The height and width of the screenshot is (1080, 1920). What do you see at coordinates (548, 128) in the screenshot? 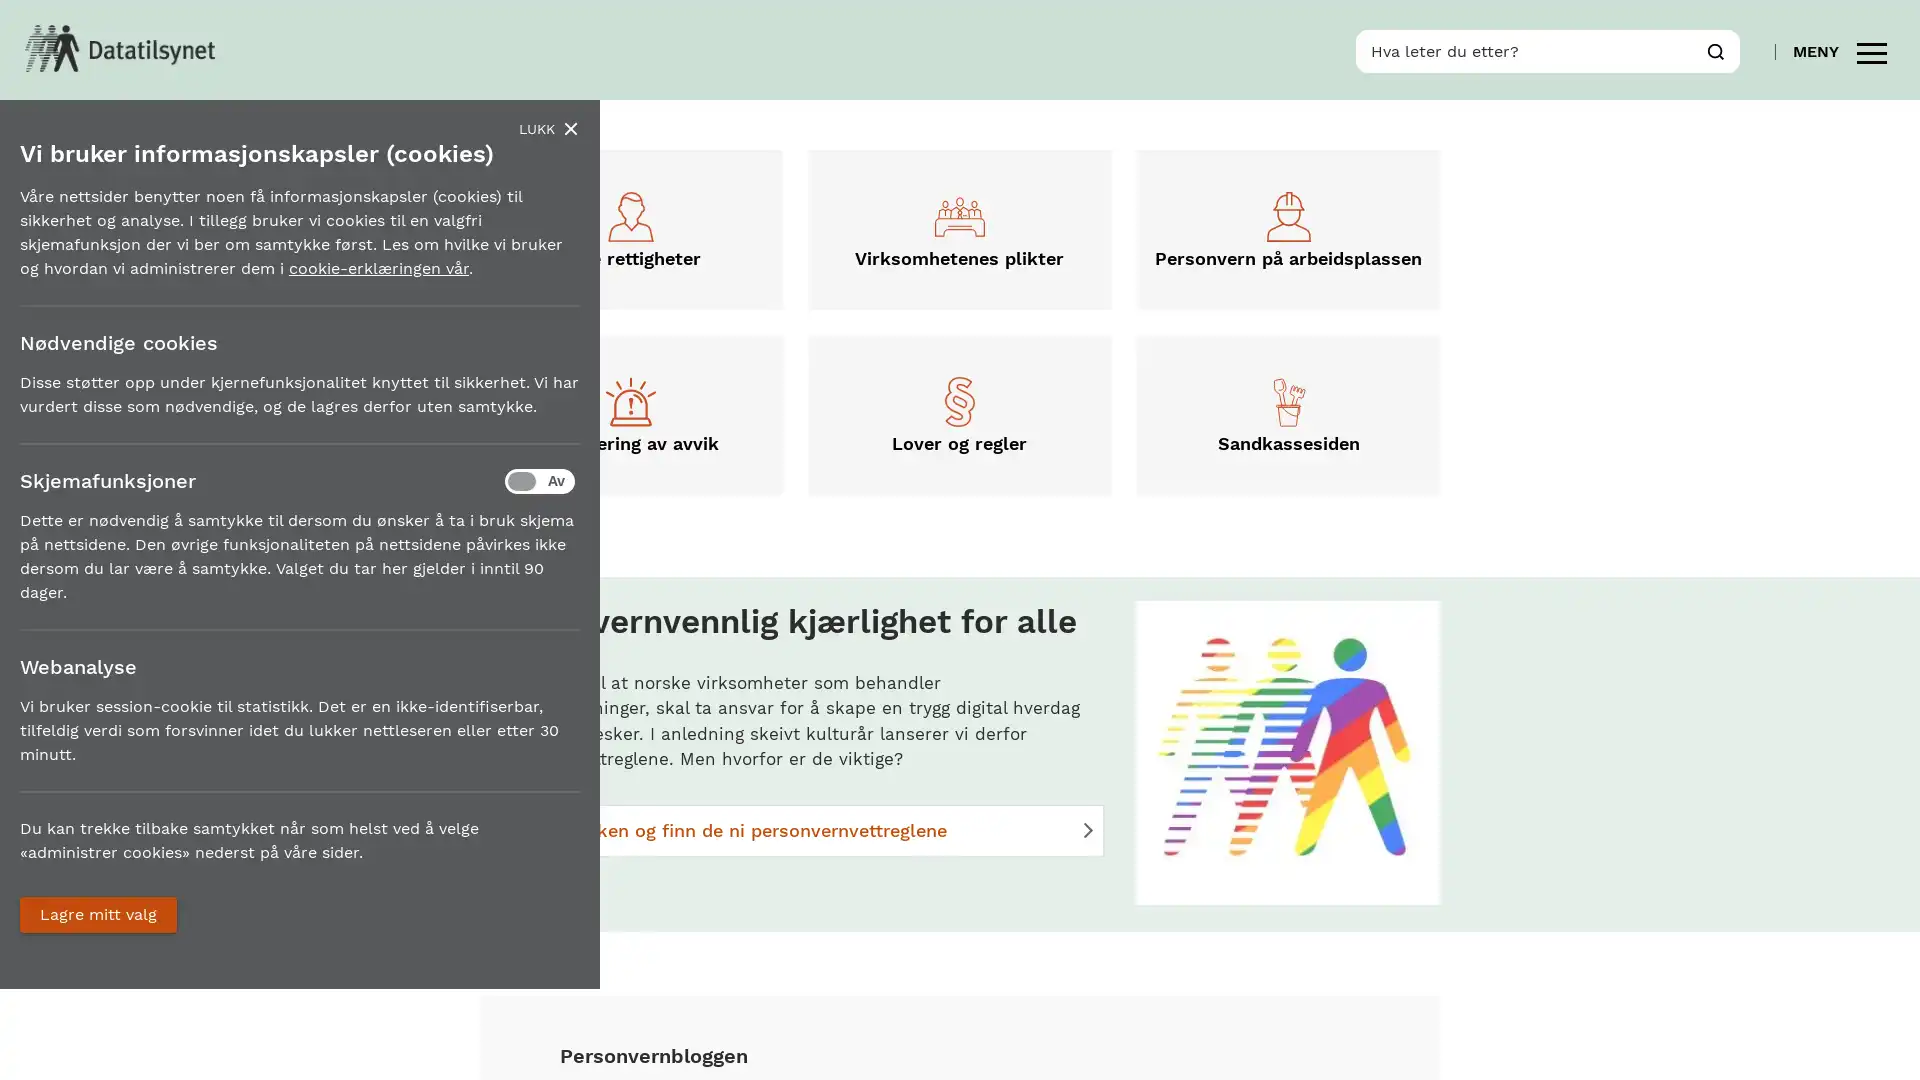
I see `LUKK` at bounding box center [548, 128].